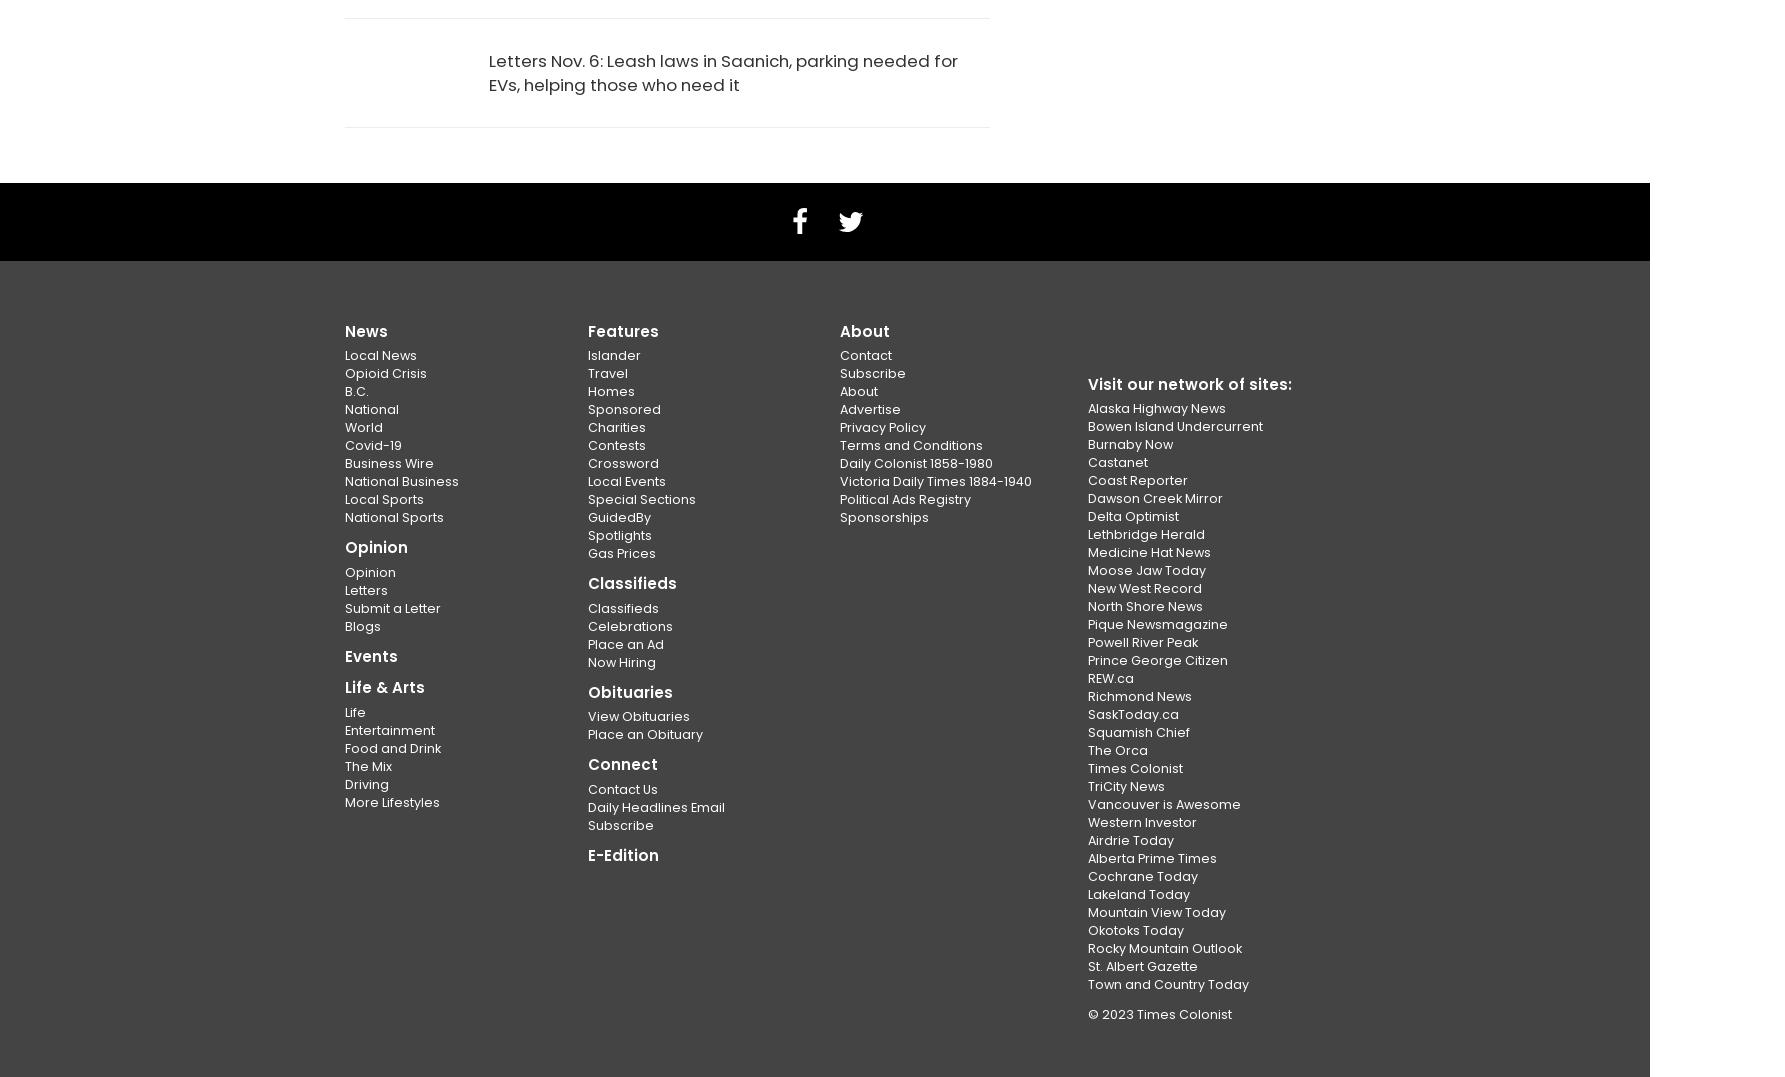 The height and width of the screenshot is (1077, 1785). I want to click on 'National', so click(345, 409).